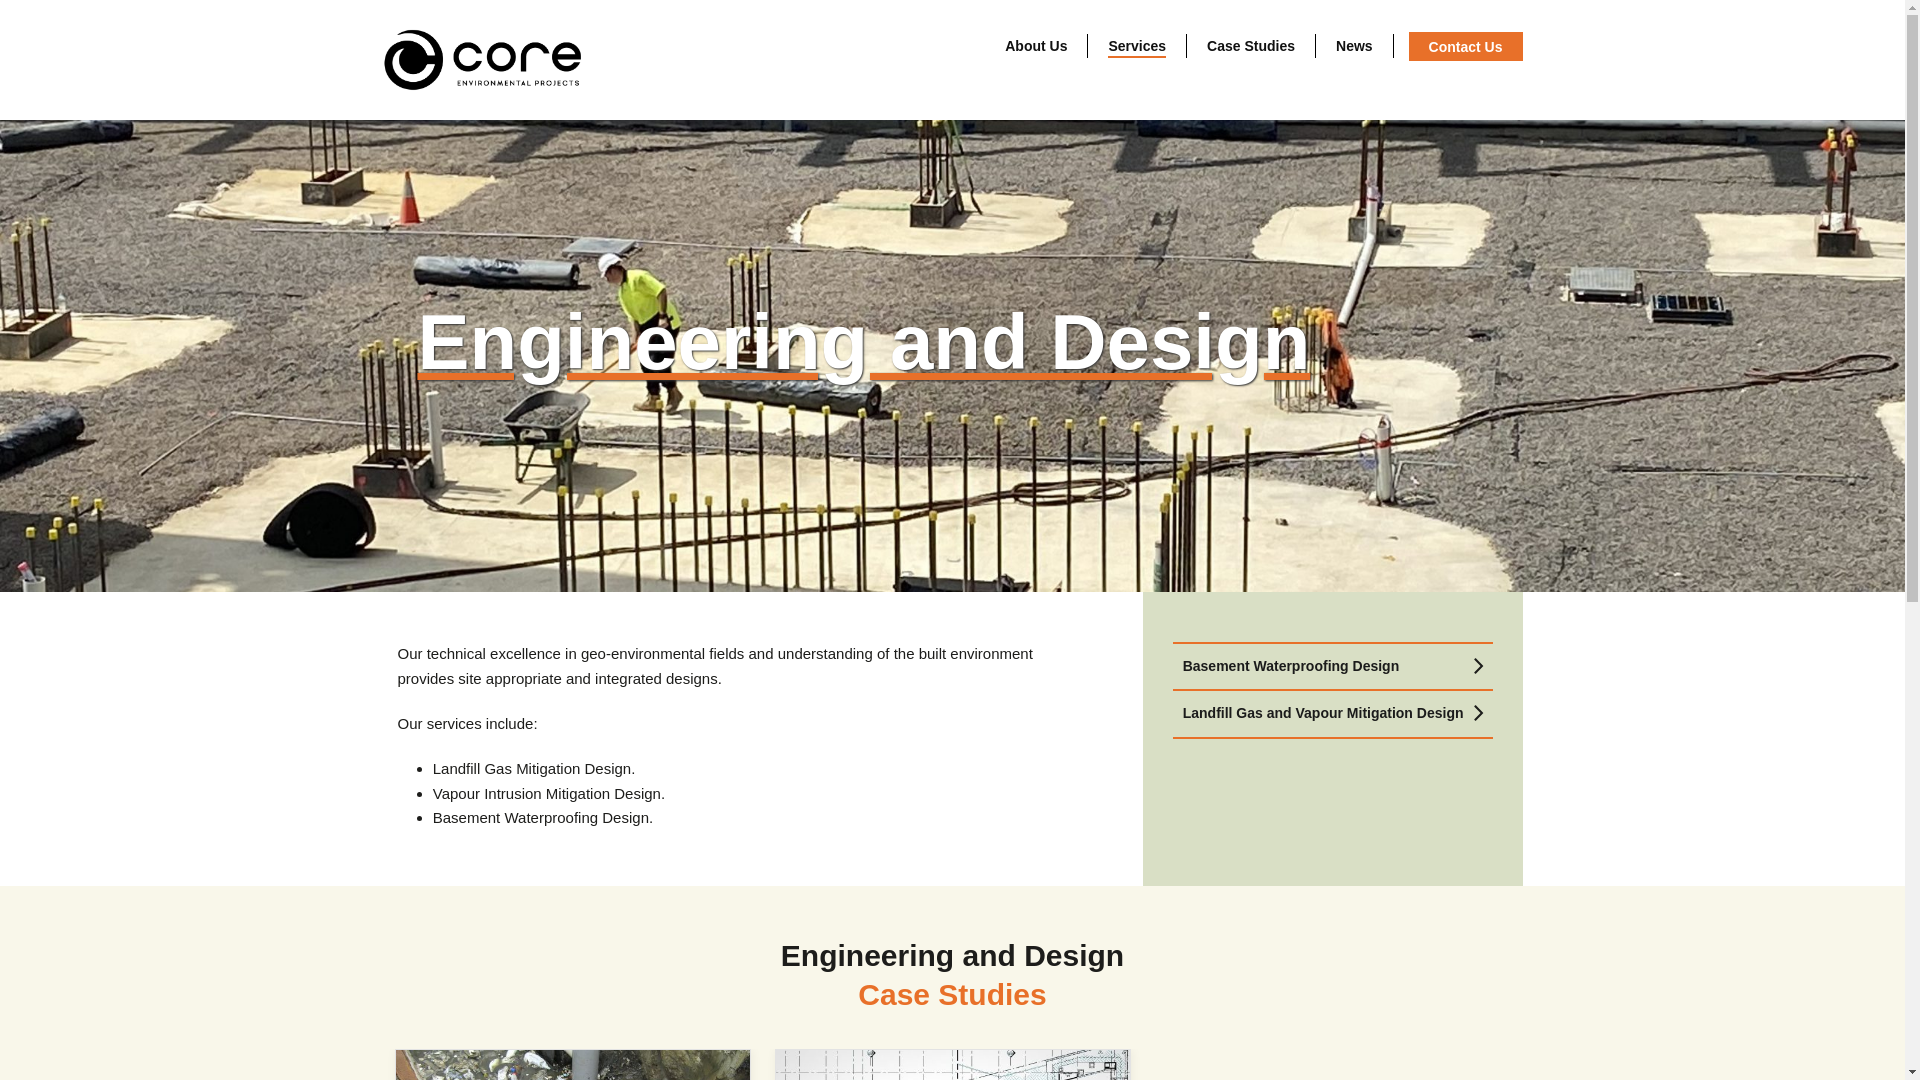 The height and width of the screenshot is (1080, 1920). I want to click on 'Services', so click(1137, 45).